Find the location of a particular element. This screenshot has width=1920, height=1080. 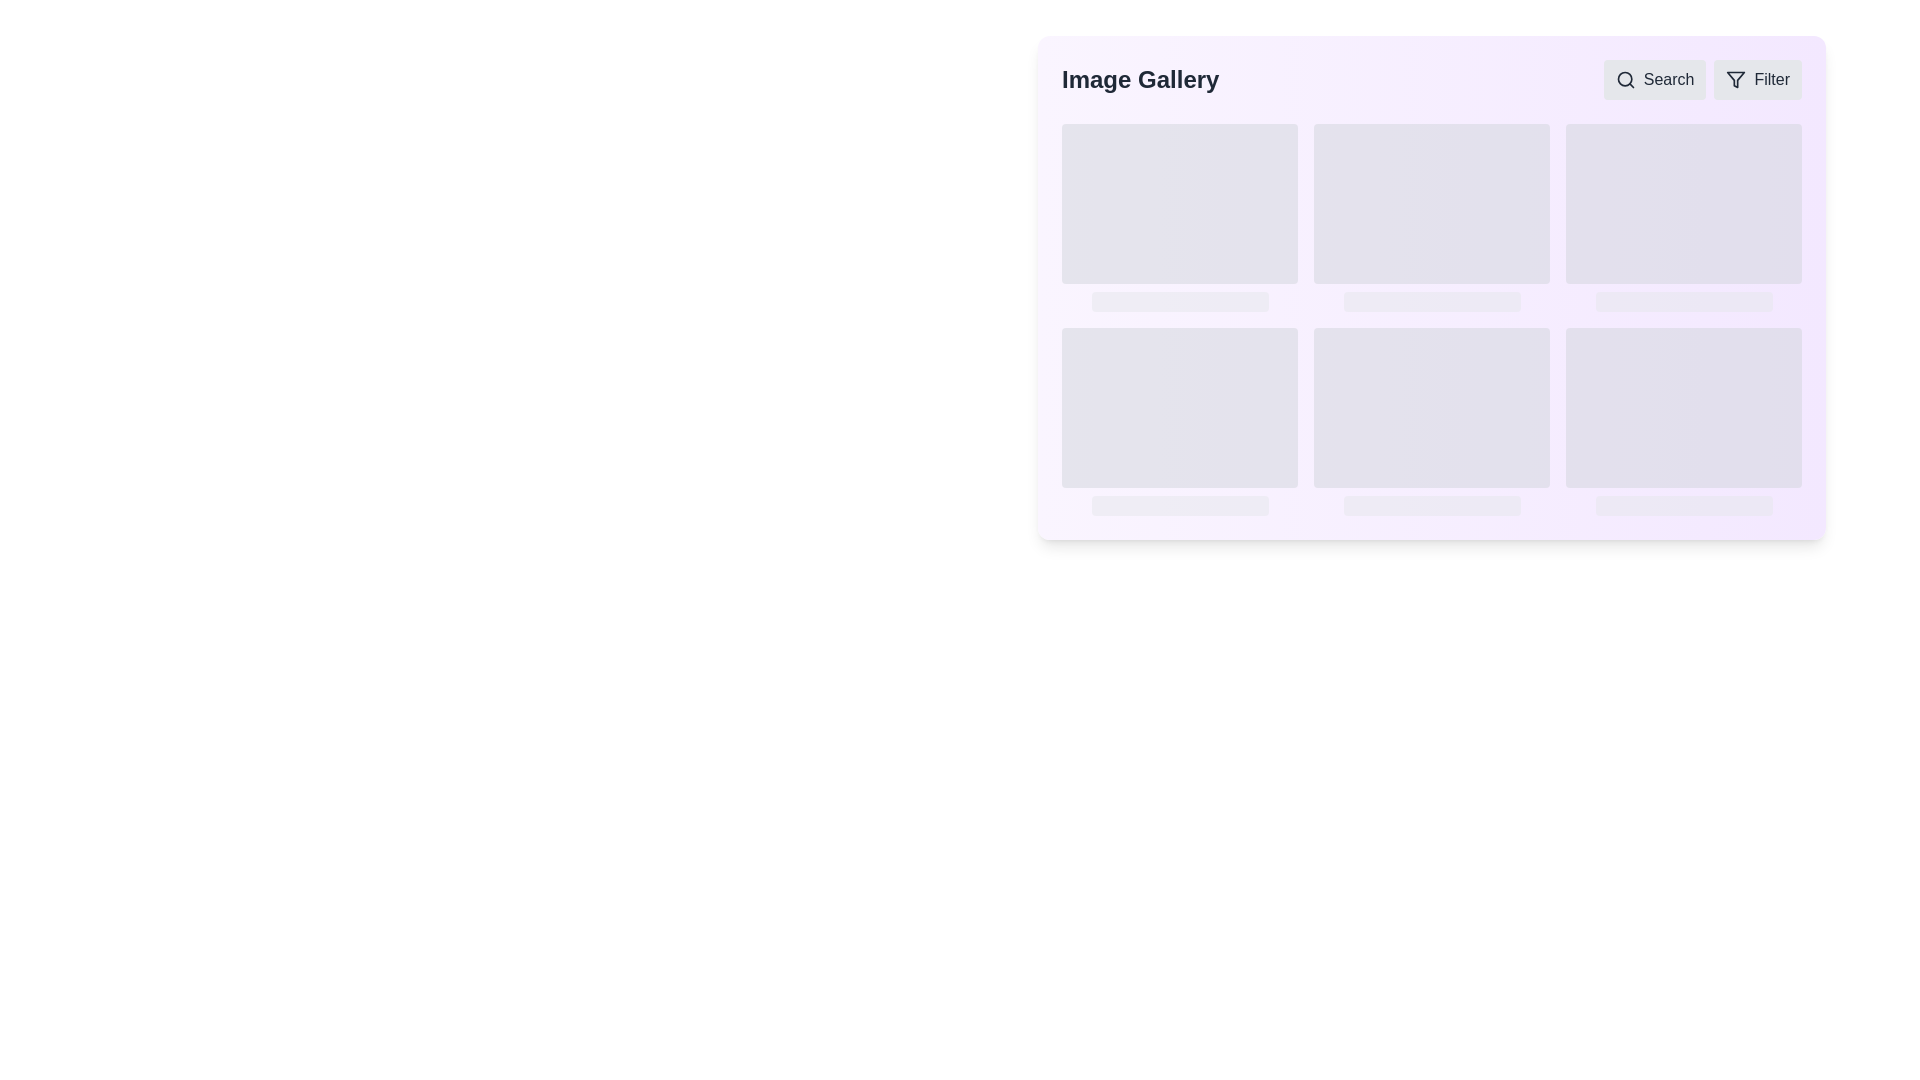

the visual slot element positioned in the second column of the first row of the 'Image Gallery' grid layout is located at coordinates (1430, 204).